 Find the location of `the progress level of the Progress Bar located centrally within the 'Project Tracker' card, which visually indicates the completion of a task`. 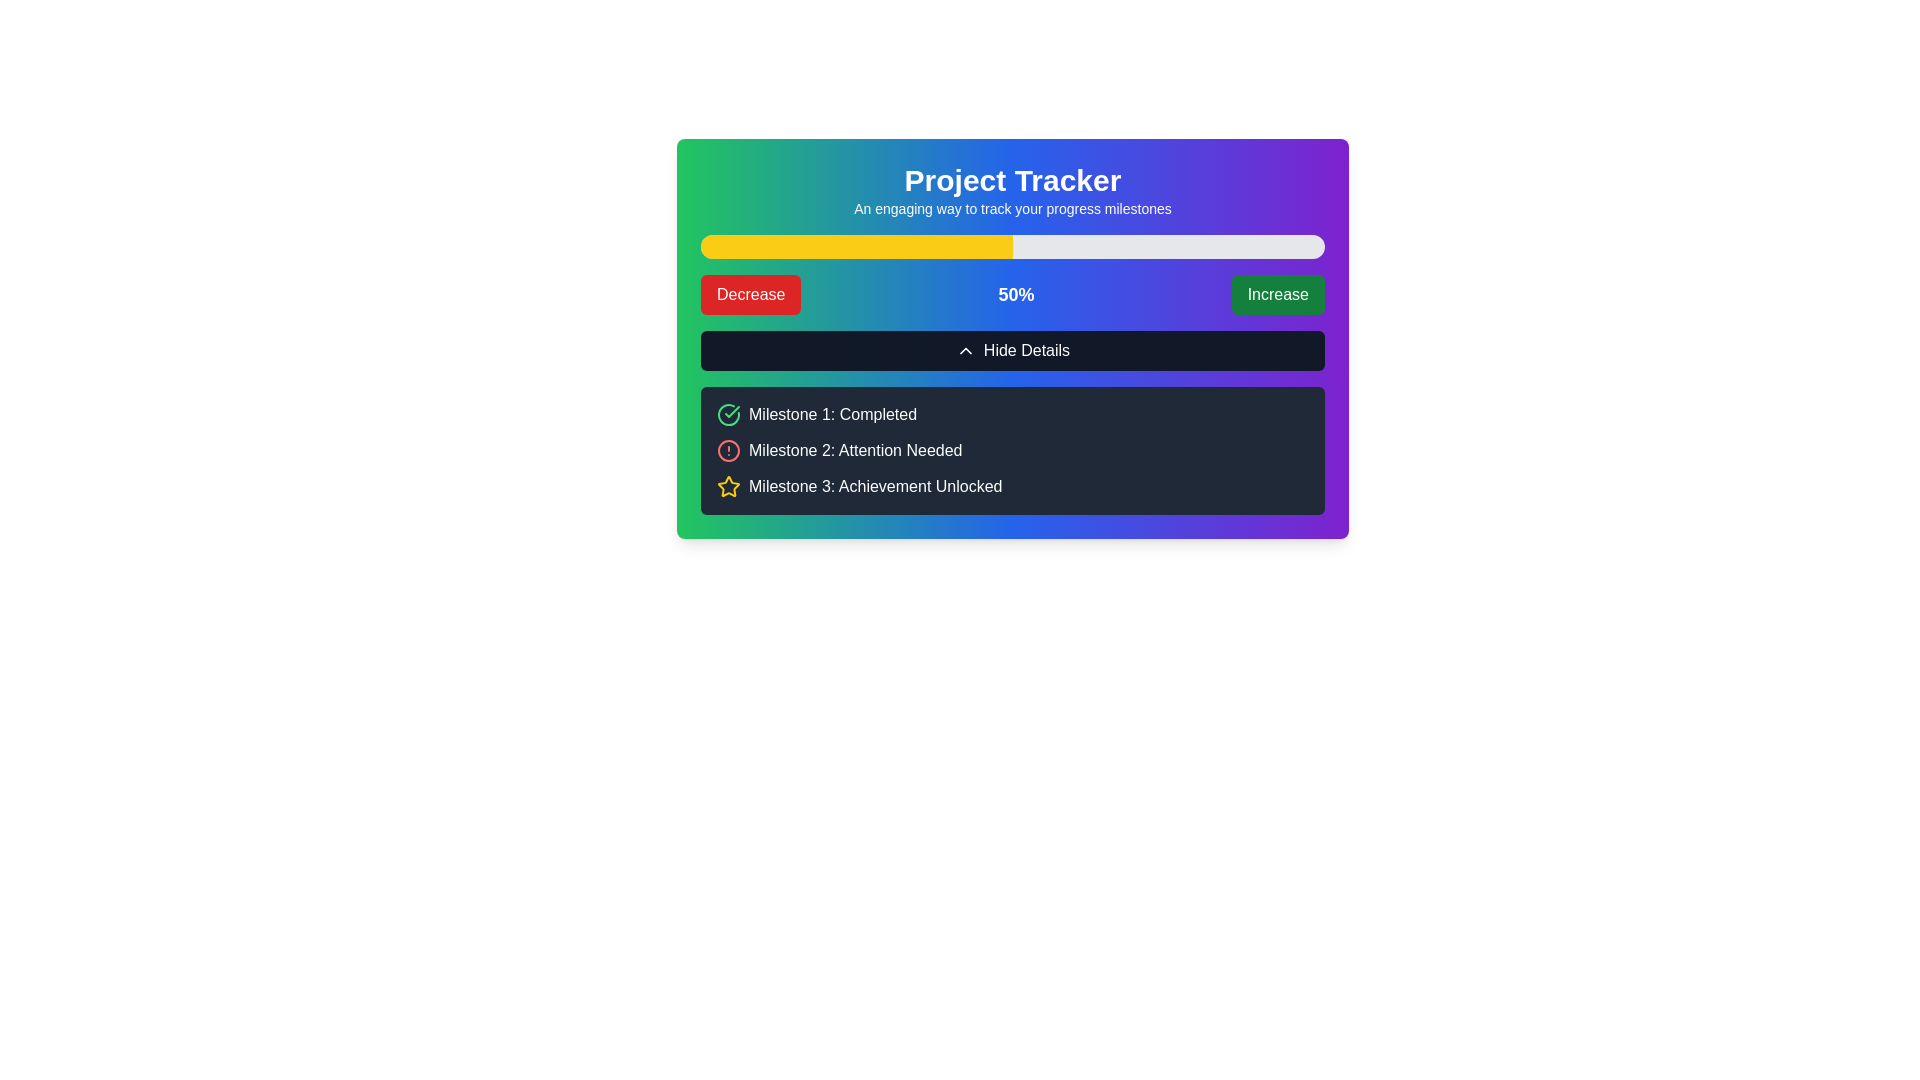

the progress level of the Progress Bar located centrally within the 'Project Tracker' card, which visually indicates the completion of a task is located at coordinates (1012, 245).